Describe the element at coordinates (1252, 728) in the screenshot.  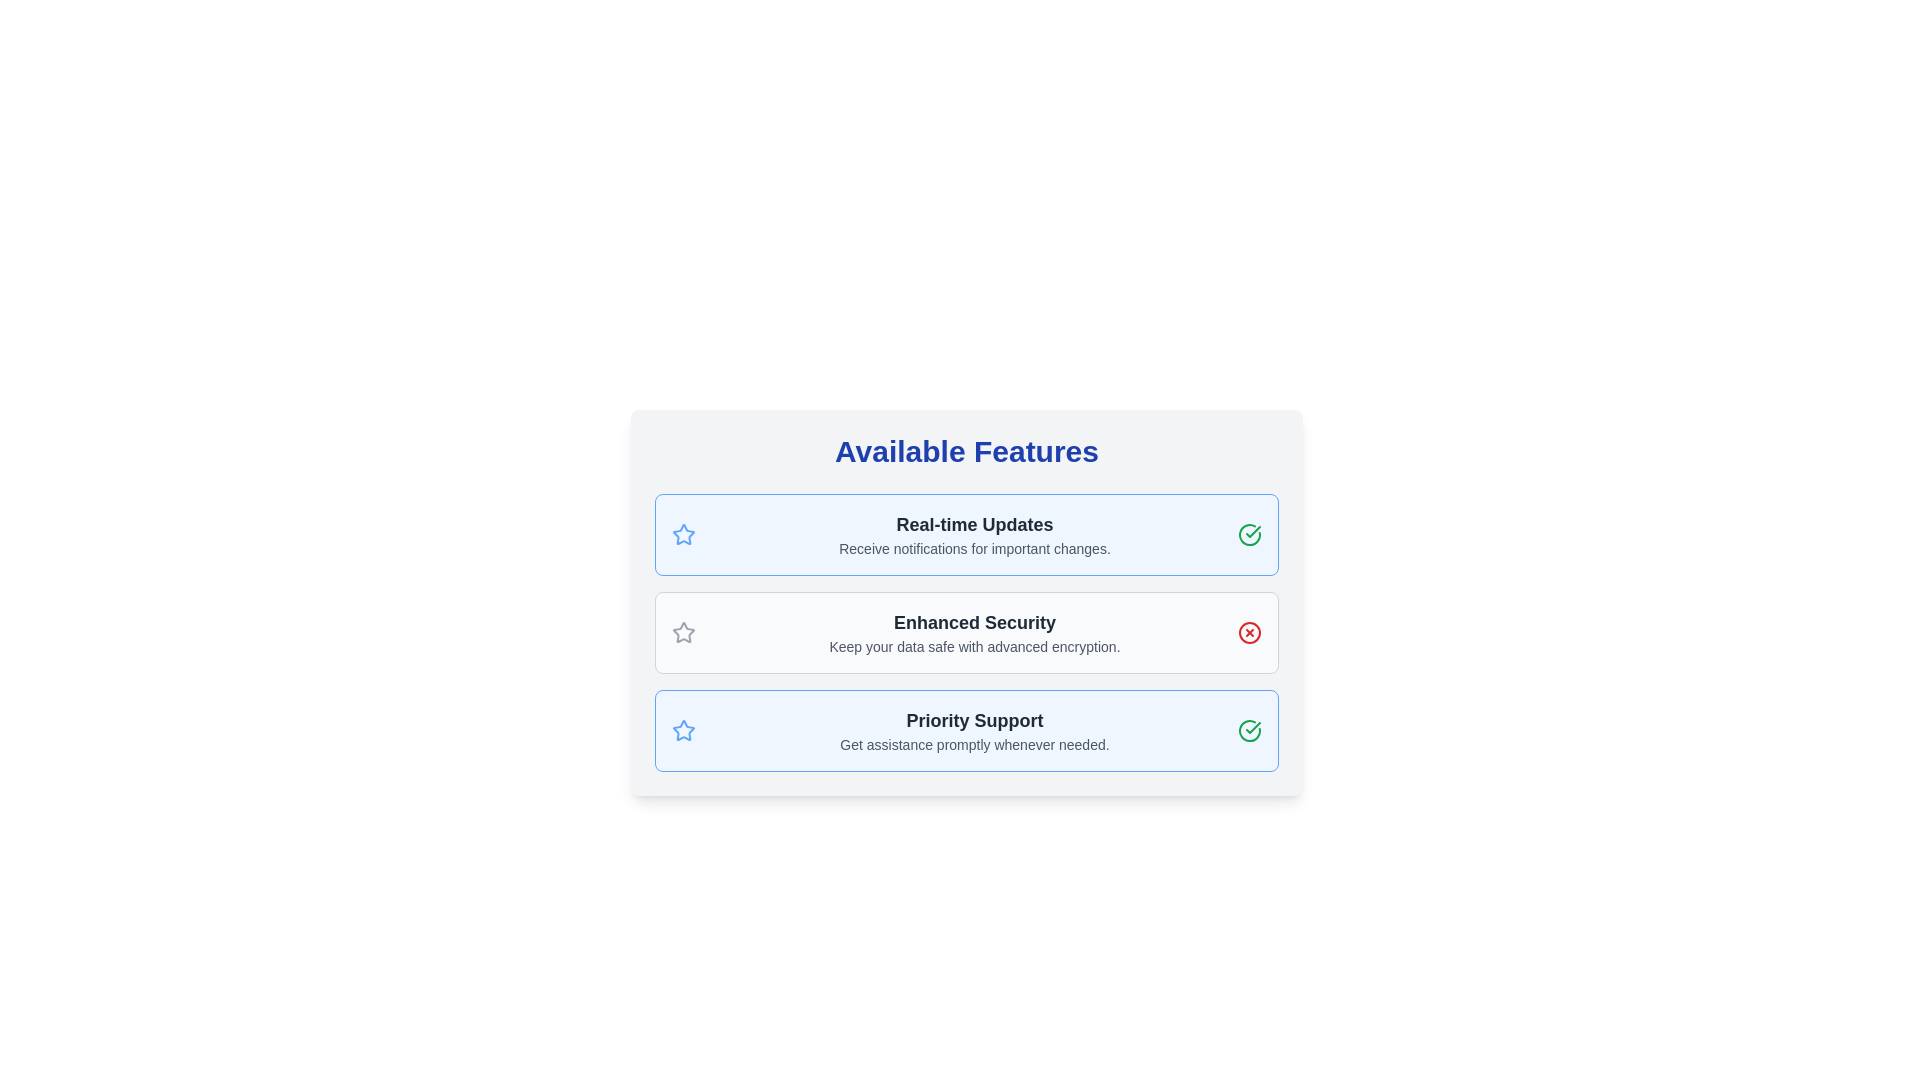
I see `the green check-mark icon associated with 'Real-time Updates', located at the far right of the first row in the list of feature items` at that location.